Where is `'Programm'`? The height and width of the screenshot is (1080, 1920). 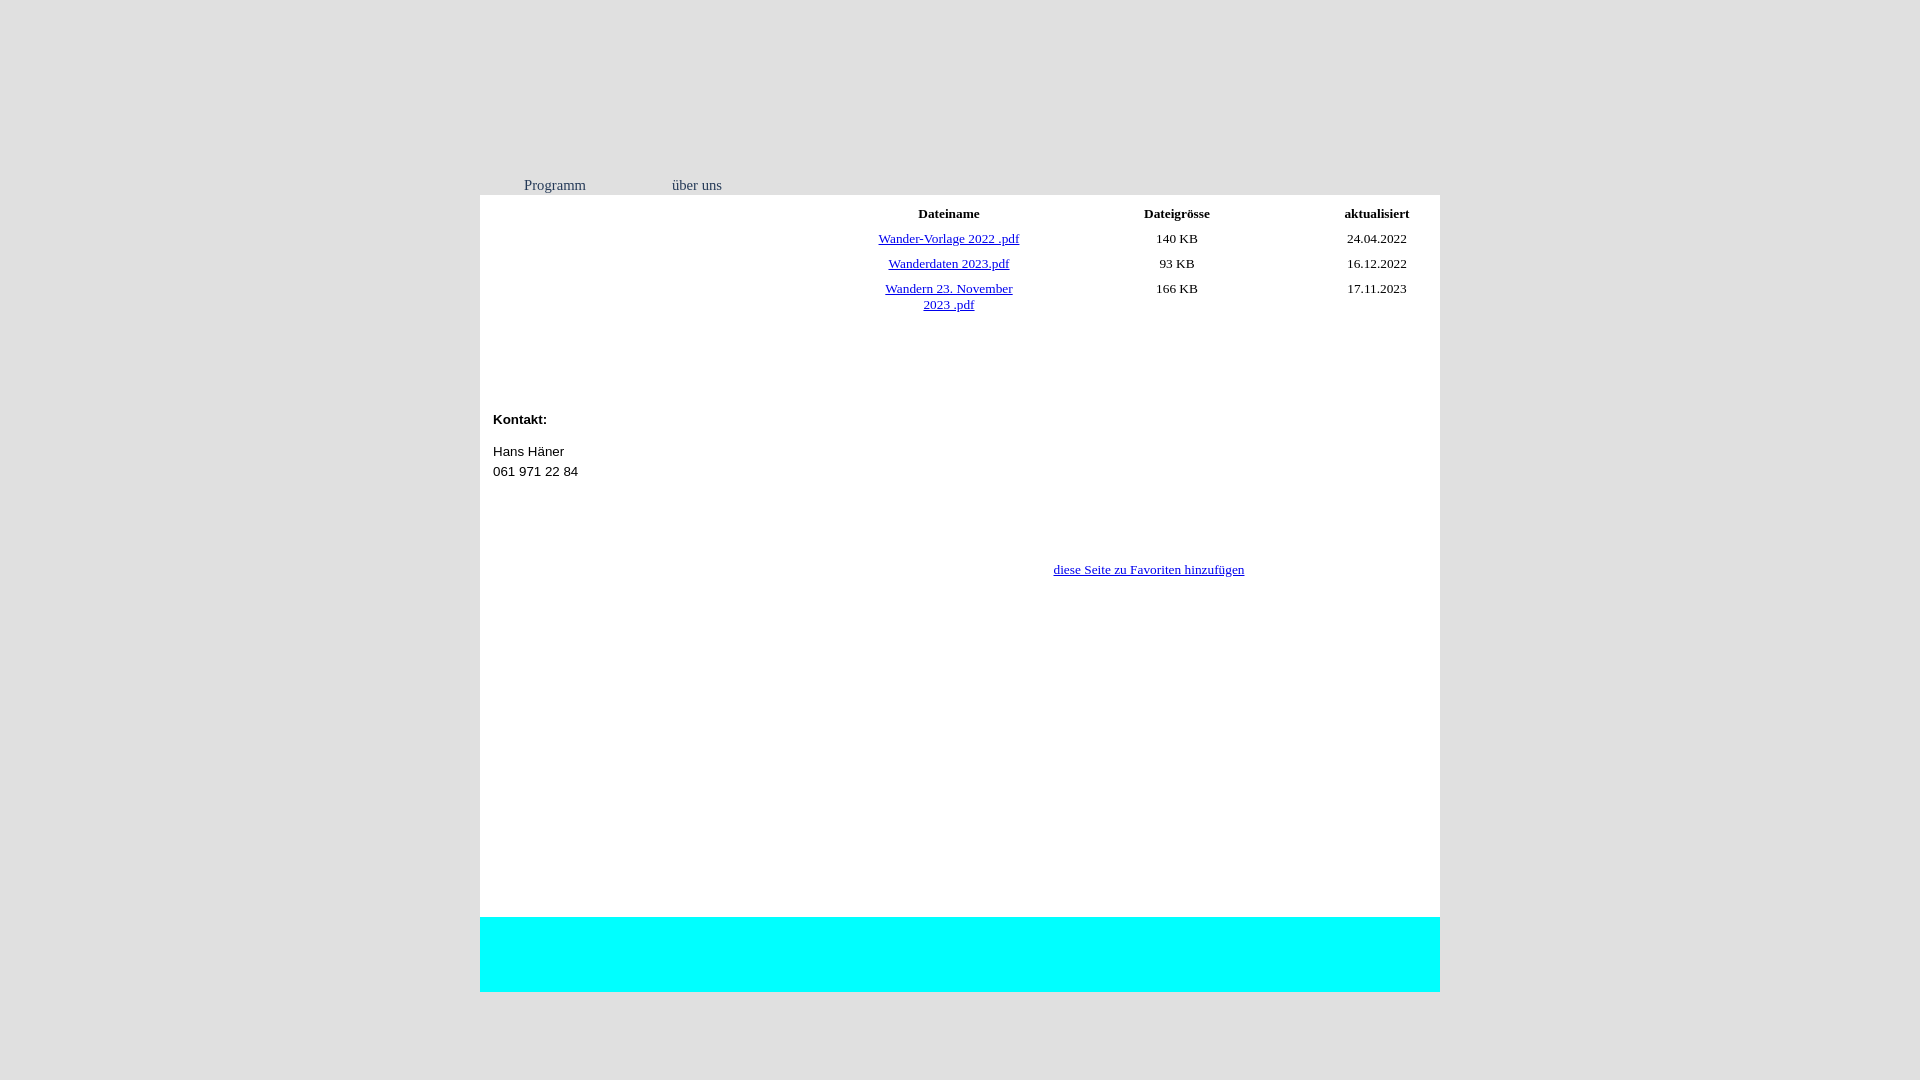 'Programm' is located at coordinates (555, 185).